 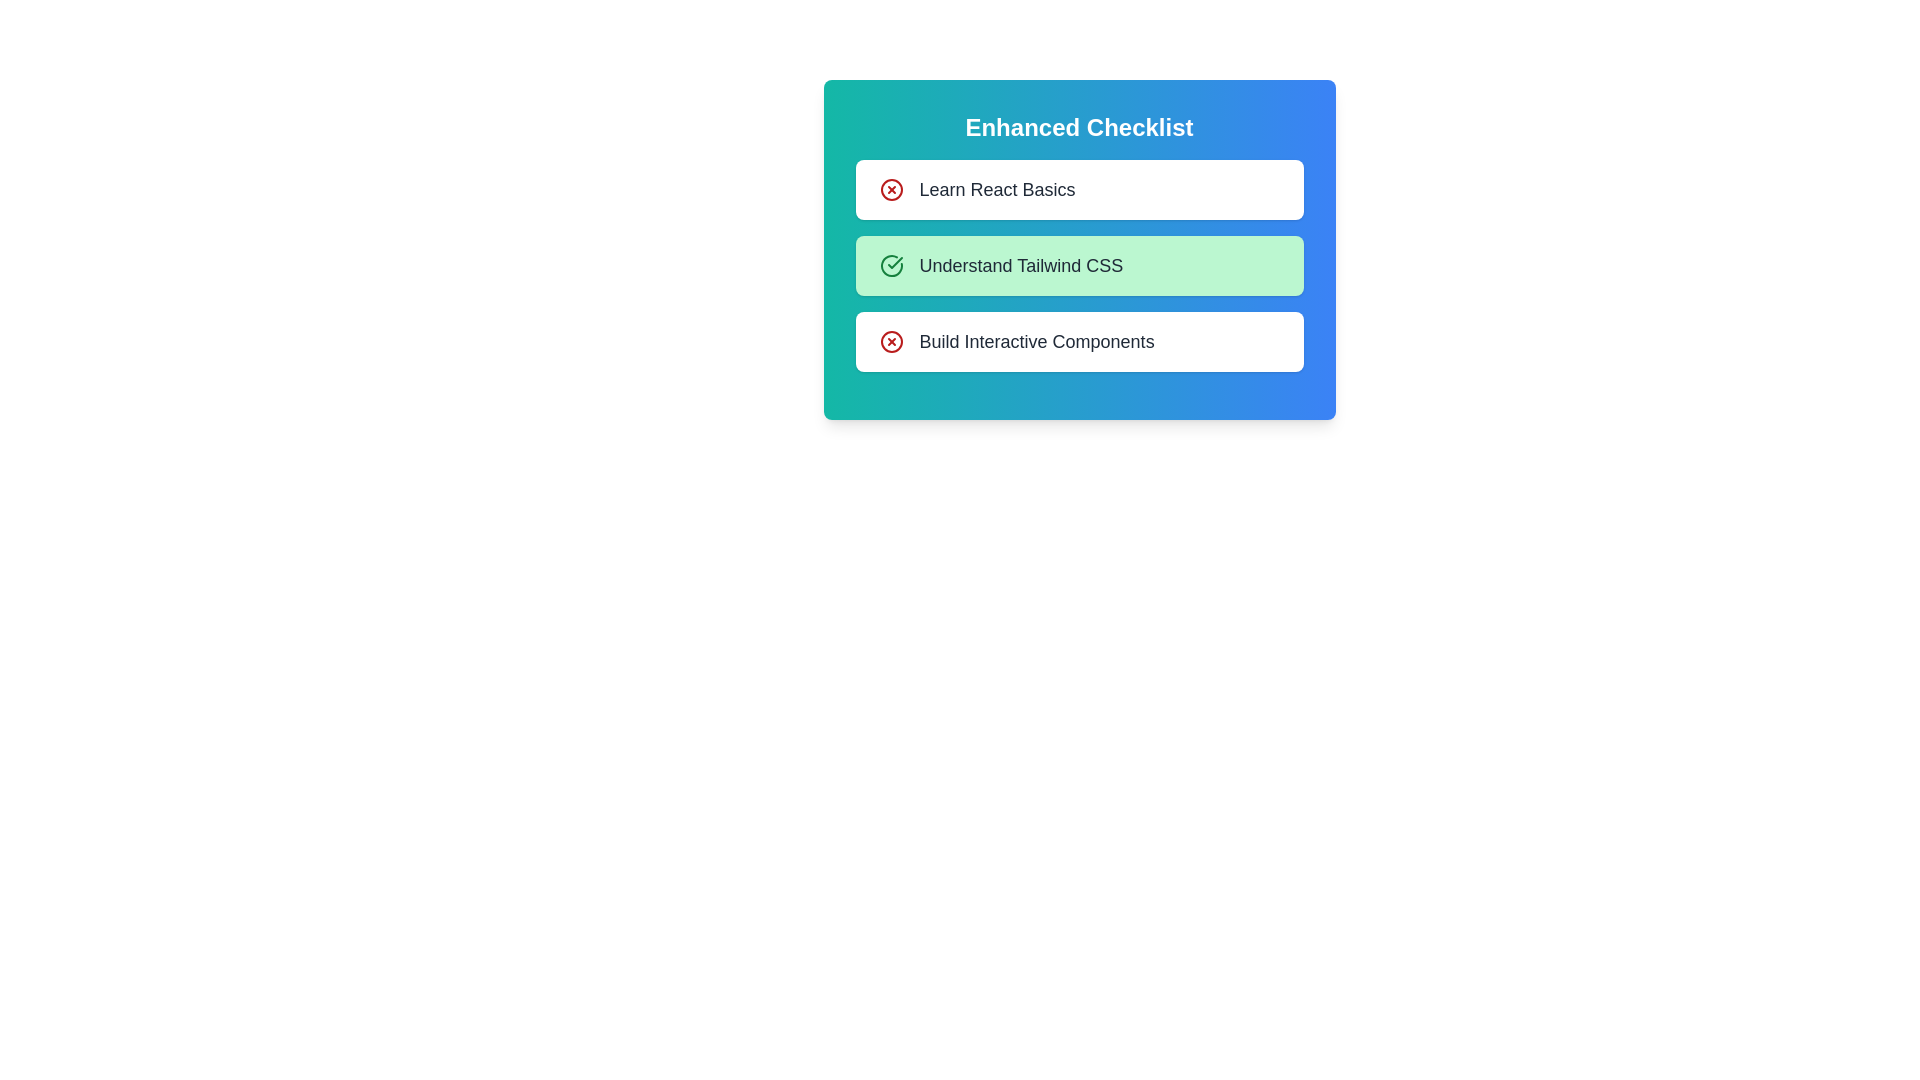 I want to click on the checklist item corresponding to Build Interactive Components, so click(x=890, y=341).